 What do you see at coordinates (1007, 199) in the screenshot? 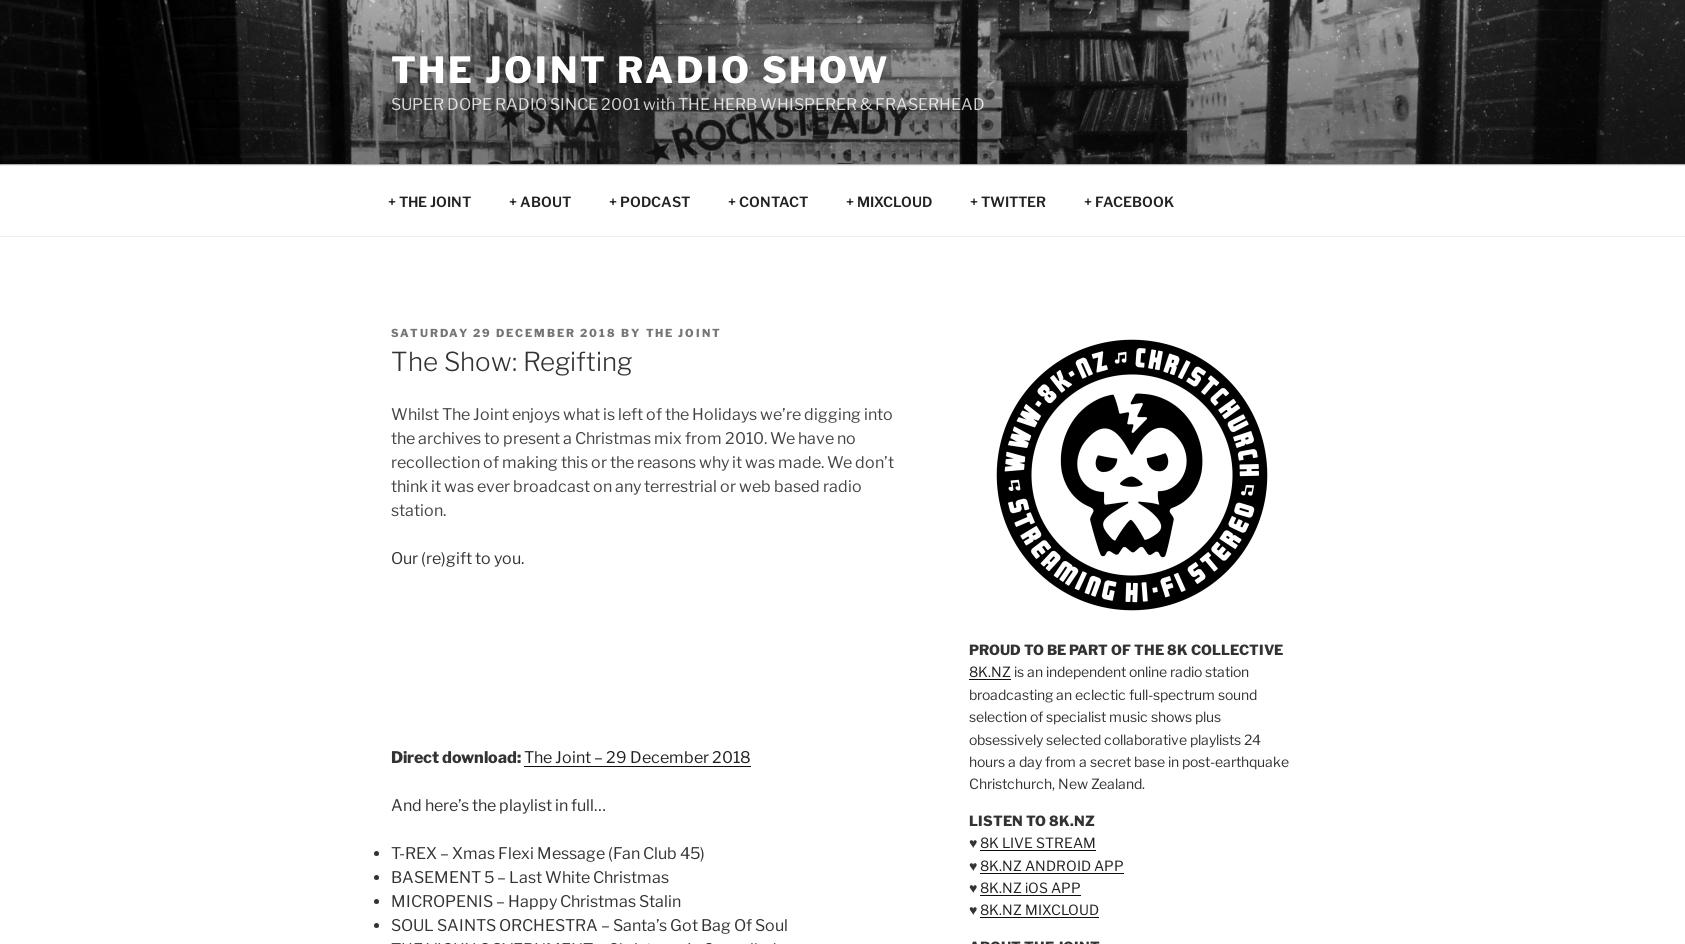
I see `'+ TWITTER'` at bounding box center [1007, 199].